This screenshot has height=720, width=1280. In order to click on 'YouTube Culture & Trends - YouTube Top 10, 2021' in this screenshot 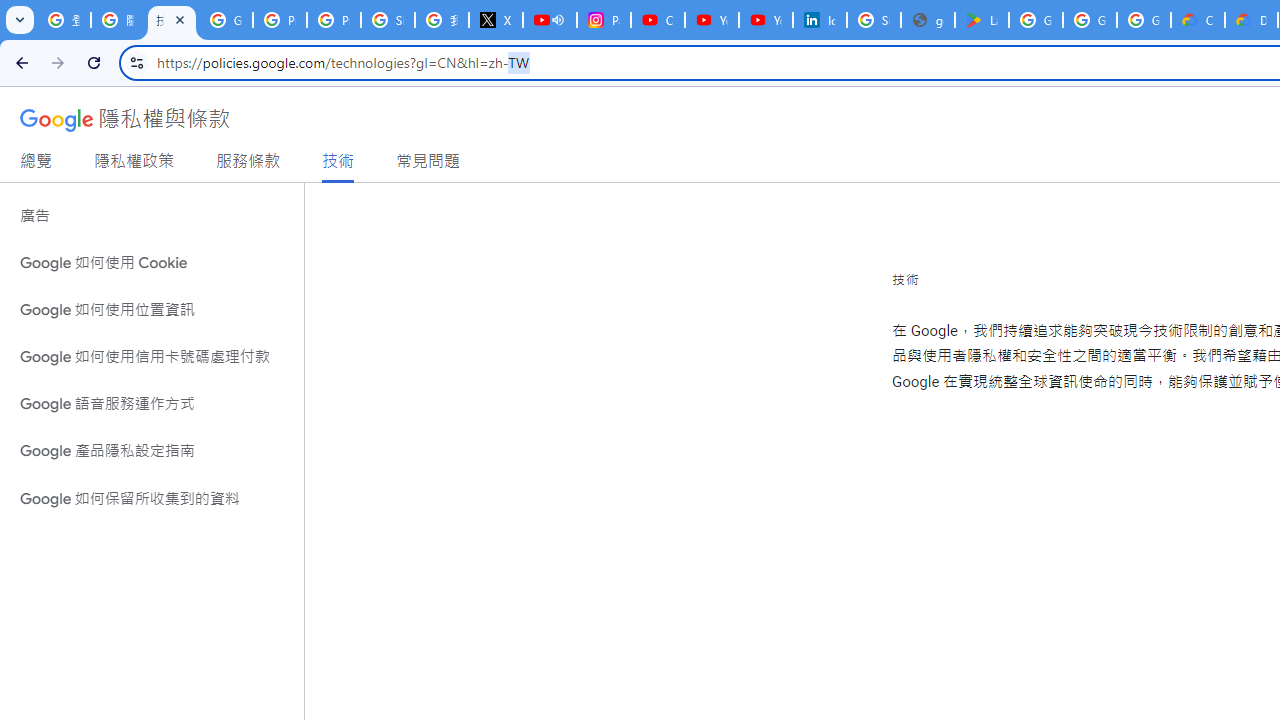, I will do `click(765, 20)`.